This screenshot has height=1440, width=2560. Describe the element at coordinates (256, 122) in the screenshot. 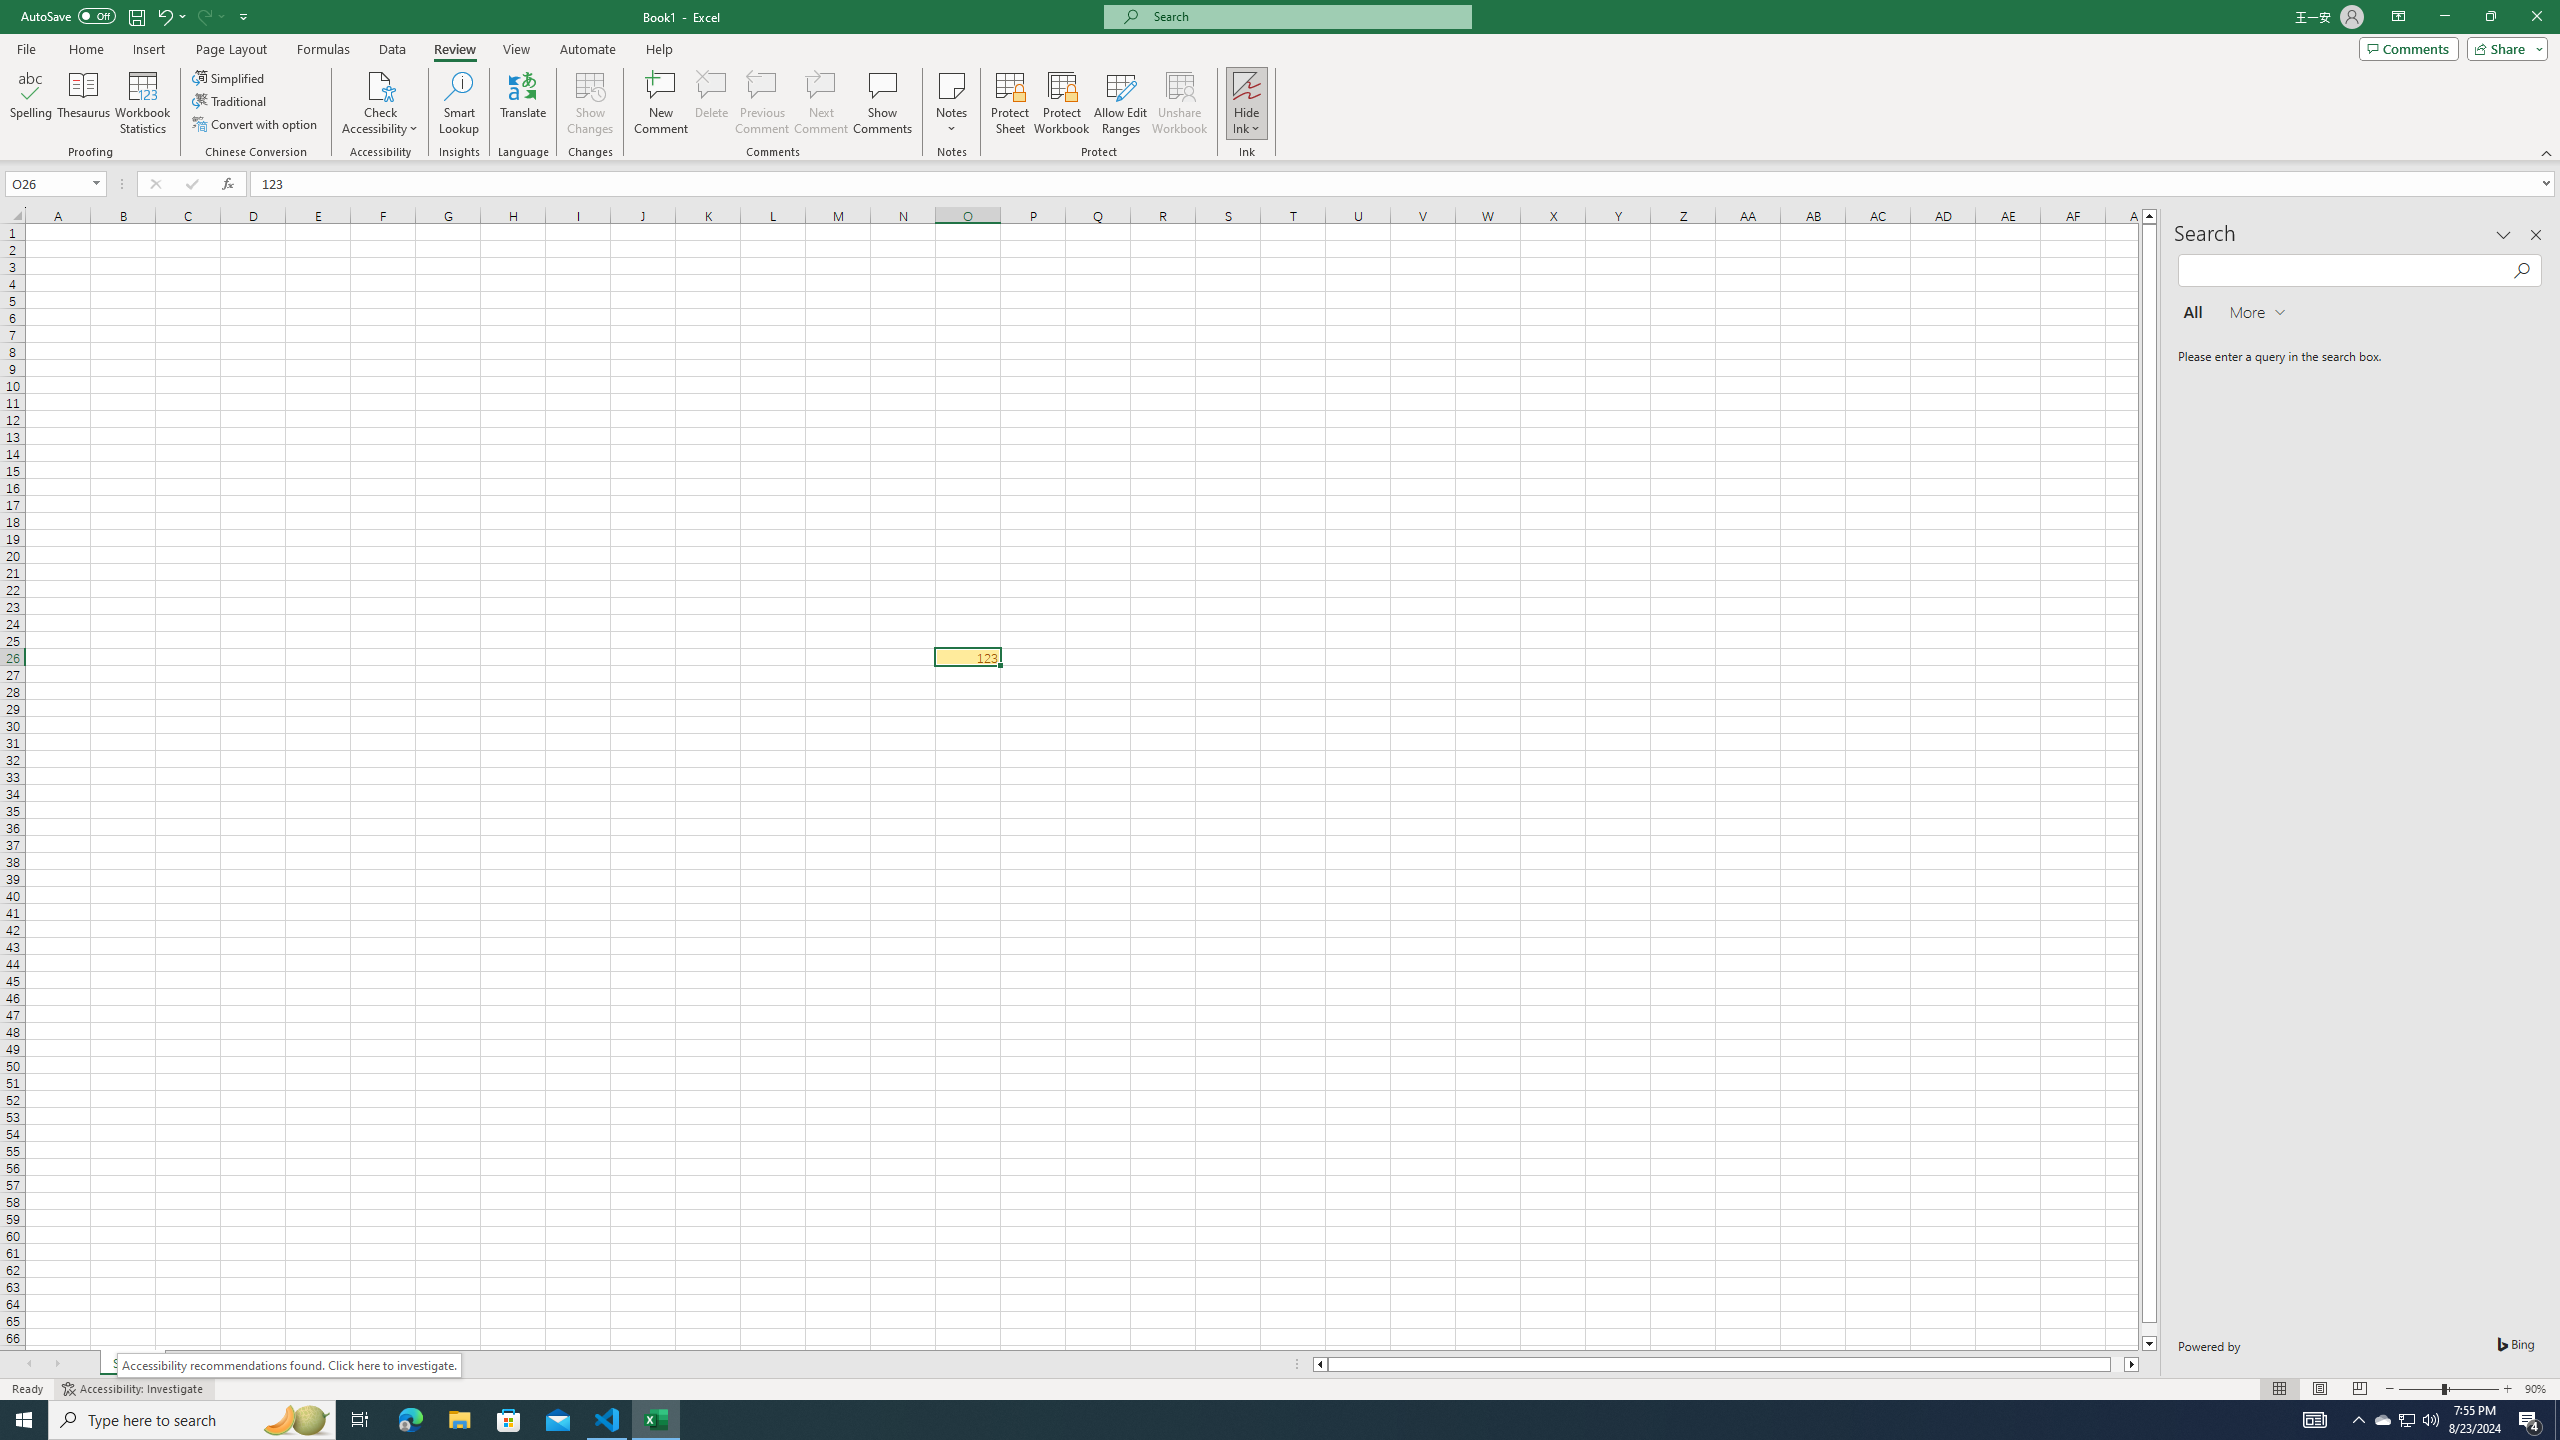

I see `'Convert with option'` at that location.